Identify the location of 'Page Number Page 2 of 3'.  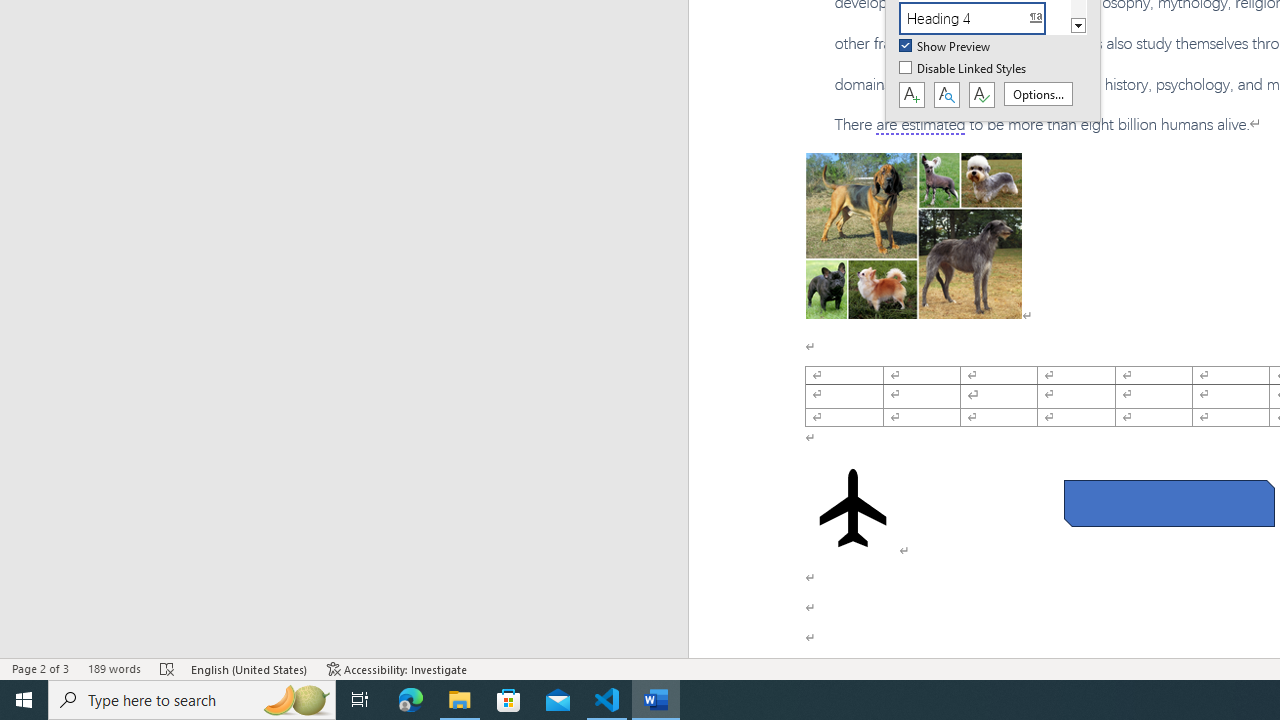
(40, 669).